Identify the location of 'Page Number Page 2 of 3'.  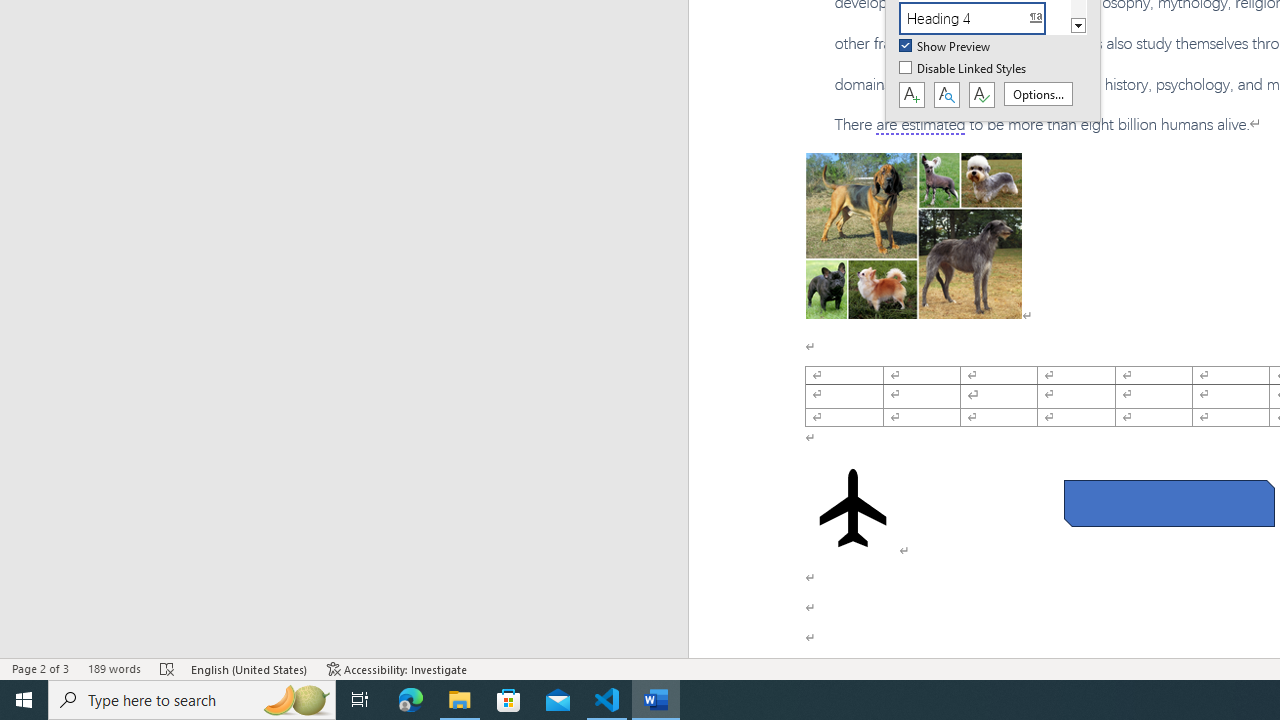
(40, 669).